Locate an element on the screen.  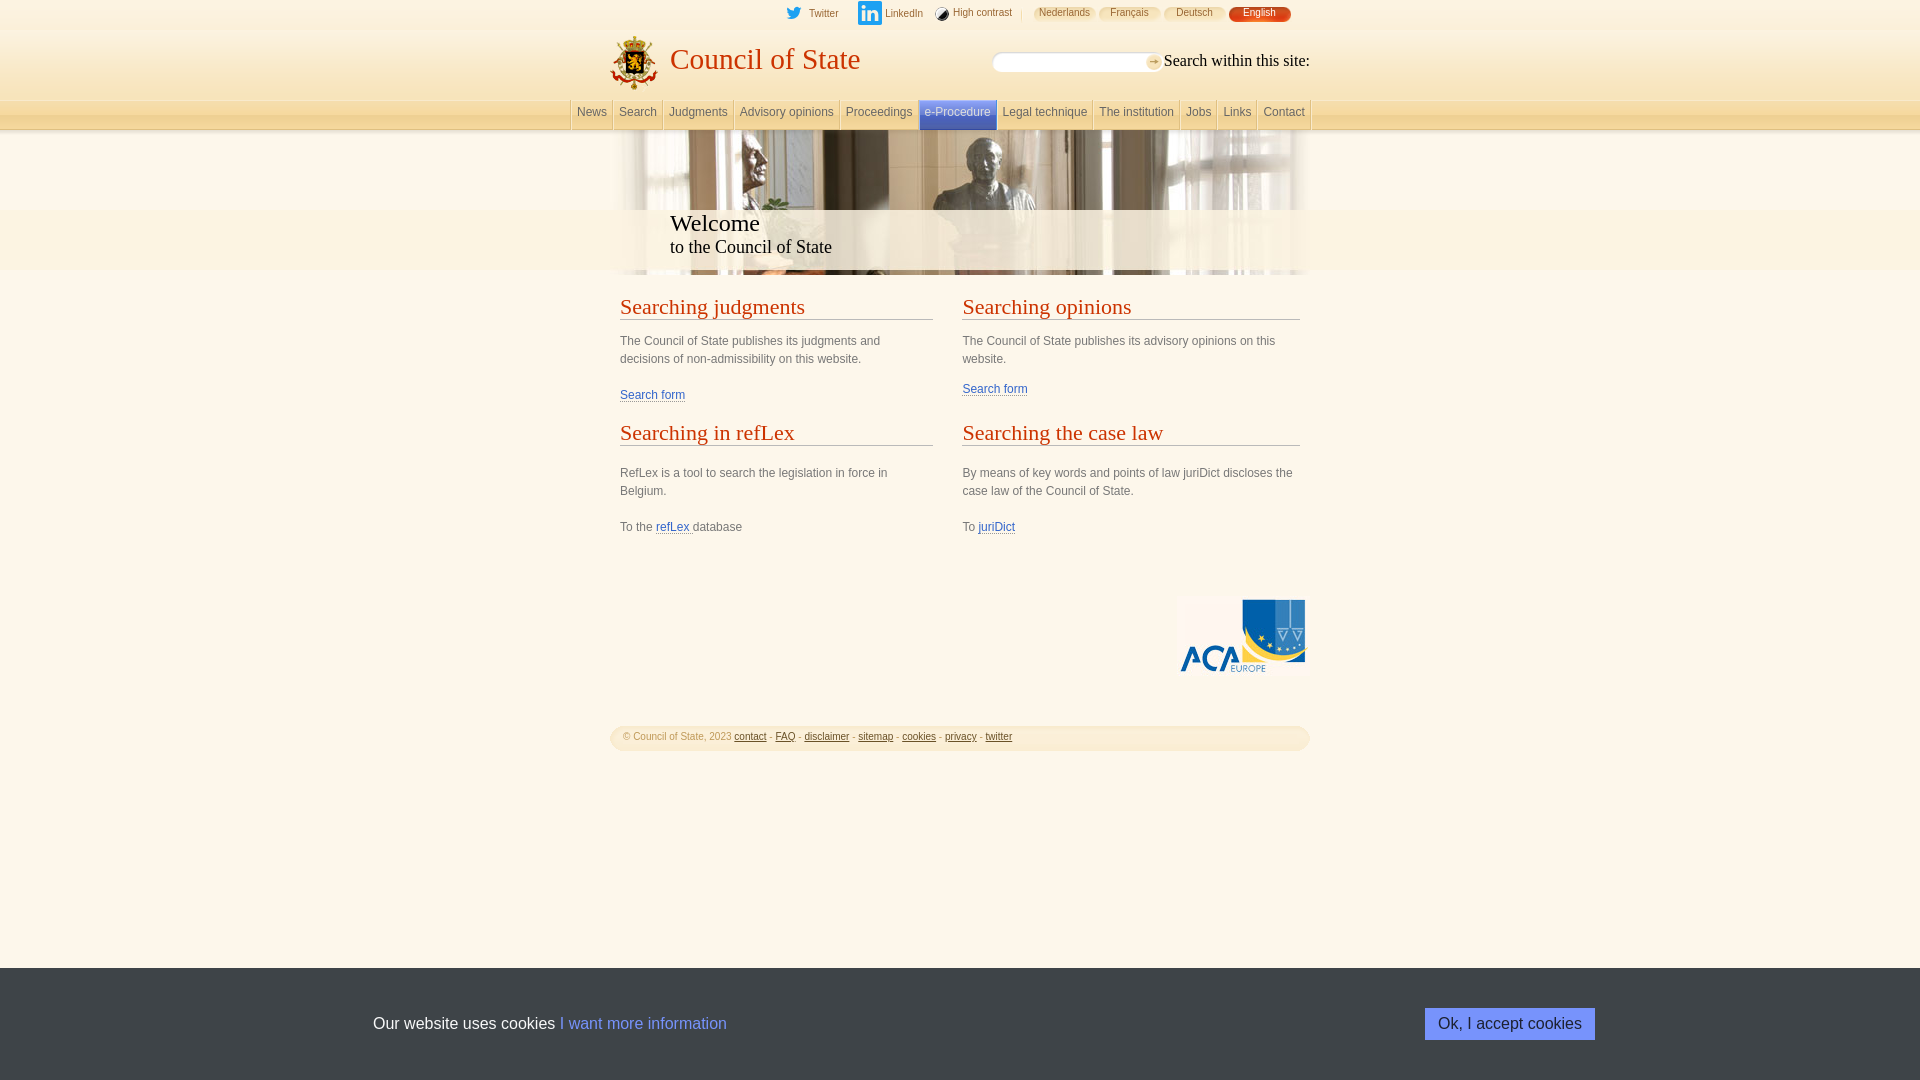
'Jobs' is located at coordinates (1198, 117).